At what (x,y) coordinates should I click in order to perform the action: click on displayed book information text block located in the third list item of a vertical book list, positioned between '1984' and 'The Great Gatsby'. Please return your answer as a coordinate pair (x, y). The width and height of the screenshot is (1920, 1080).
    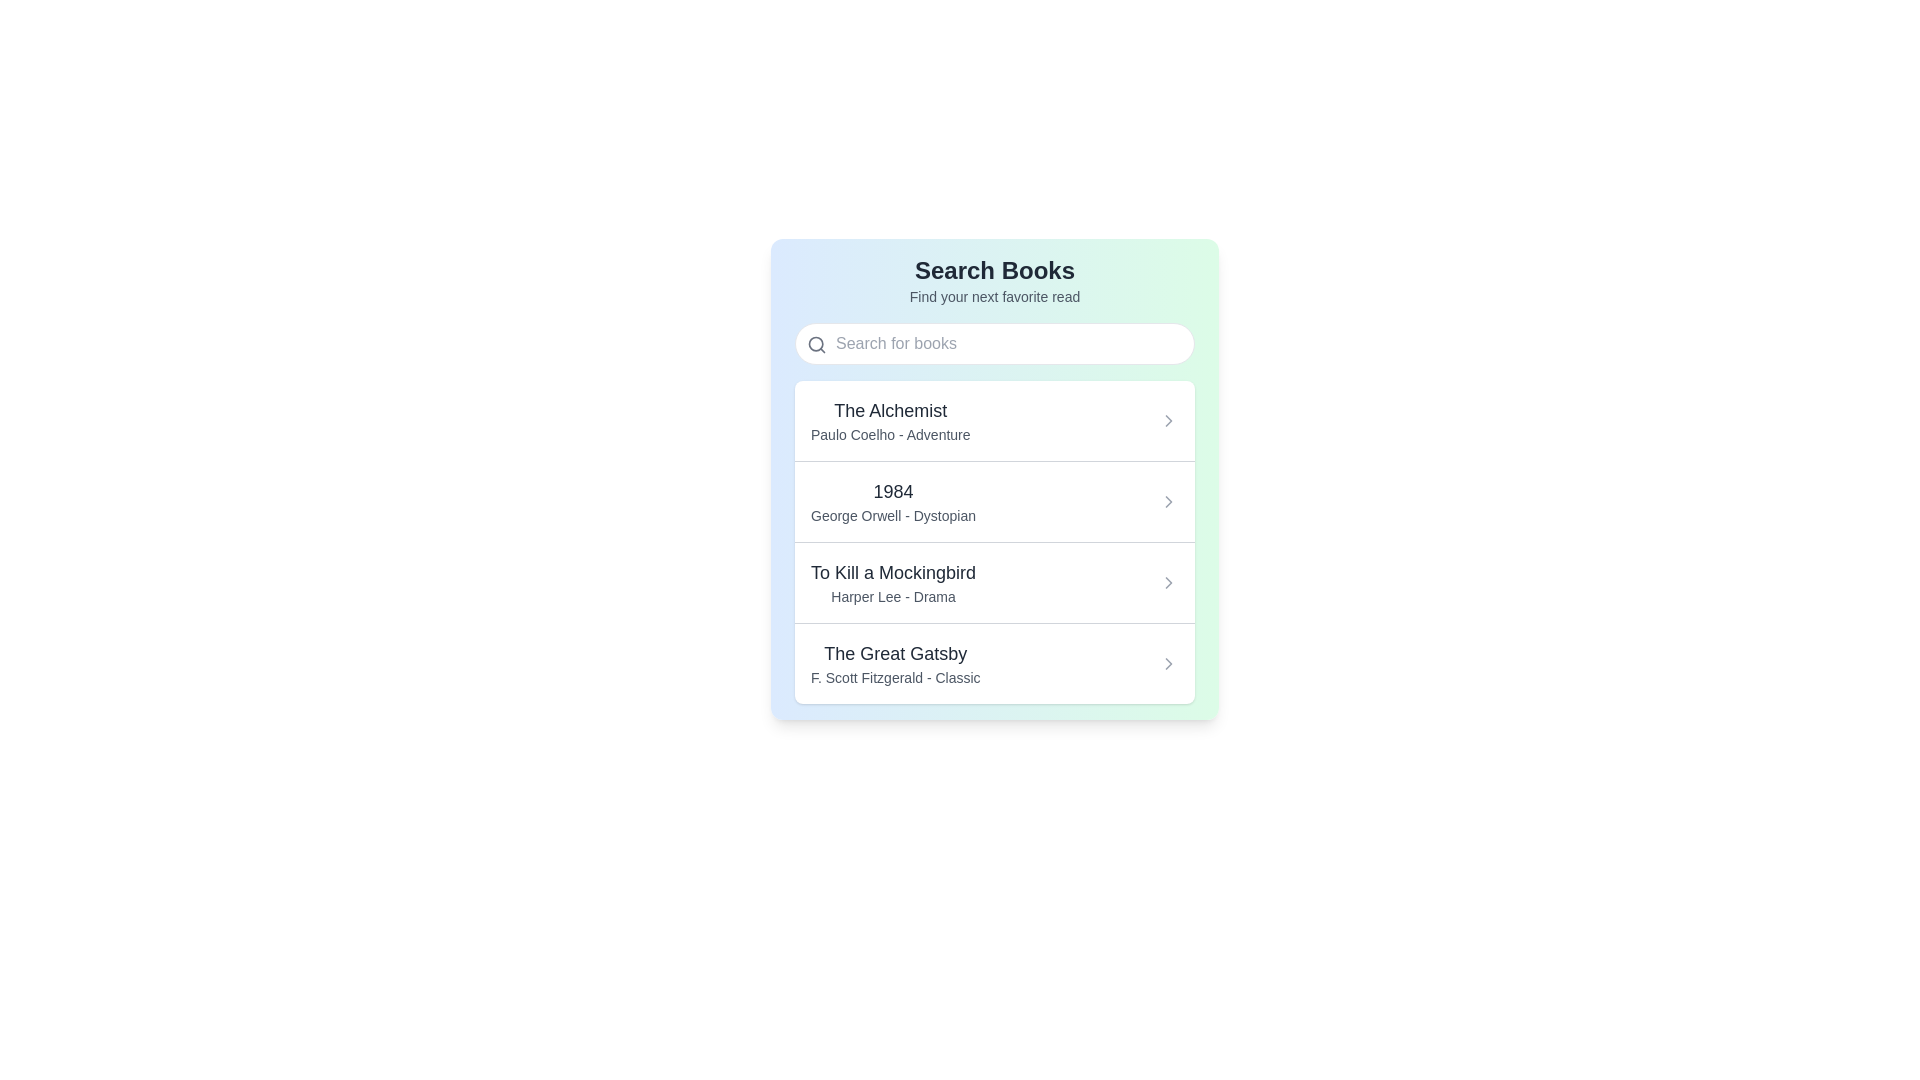
    Looking at the image, I should click on (892, 582).